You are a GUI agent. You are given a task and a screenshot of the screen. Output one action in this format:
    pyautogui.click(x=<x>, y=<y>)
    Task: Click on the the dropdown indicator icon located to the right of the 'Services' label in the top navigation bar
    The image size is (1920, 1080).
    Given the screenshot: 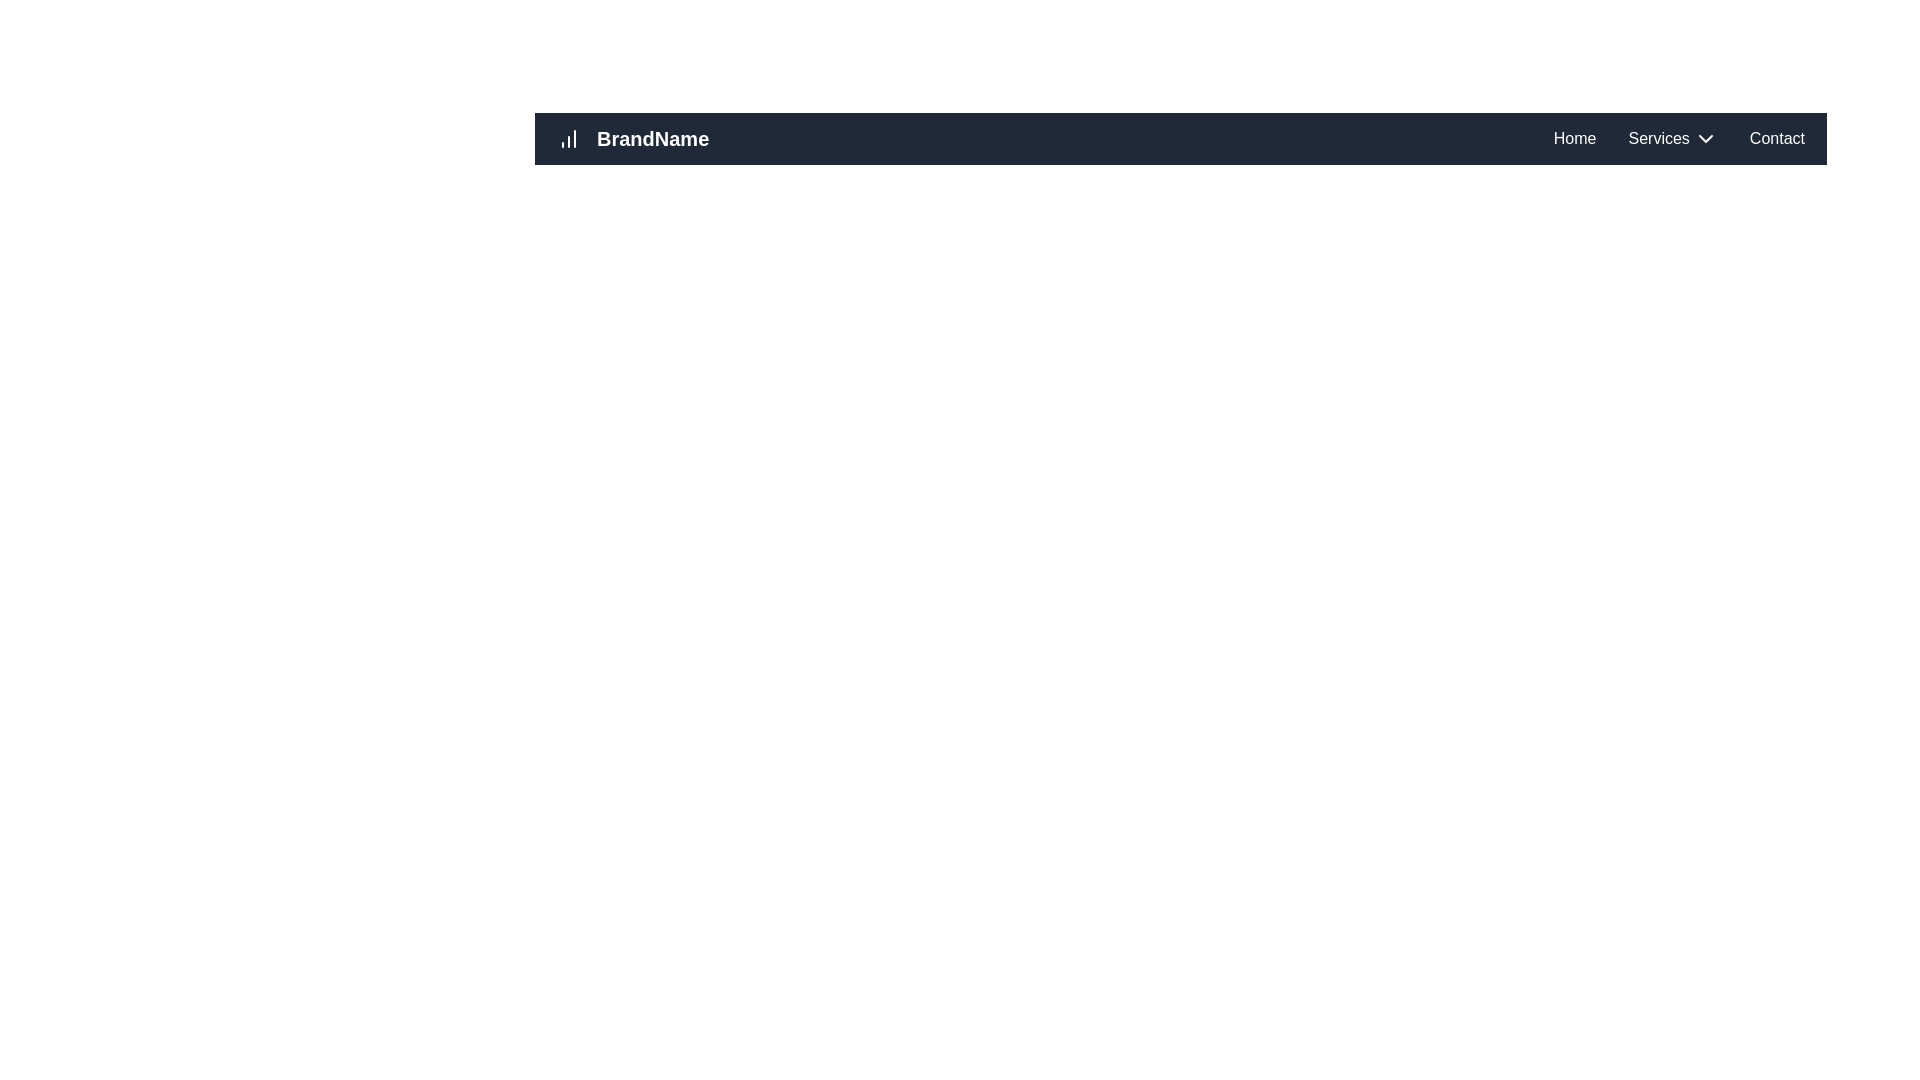 What is the action you would take?
    pyautogui.click(x=1704, y=137)
    